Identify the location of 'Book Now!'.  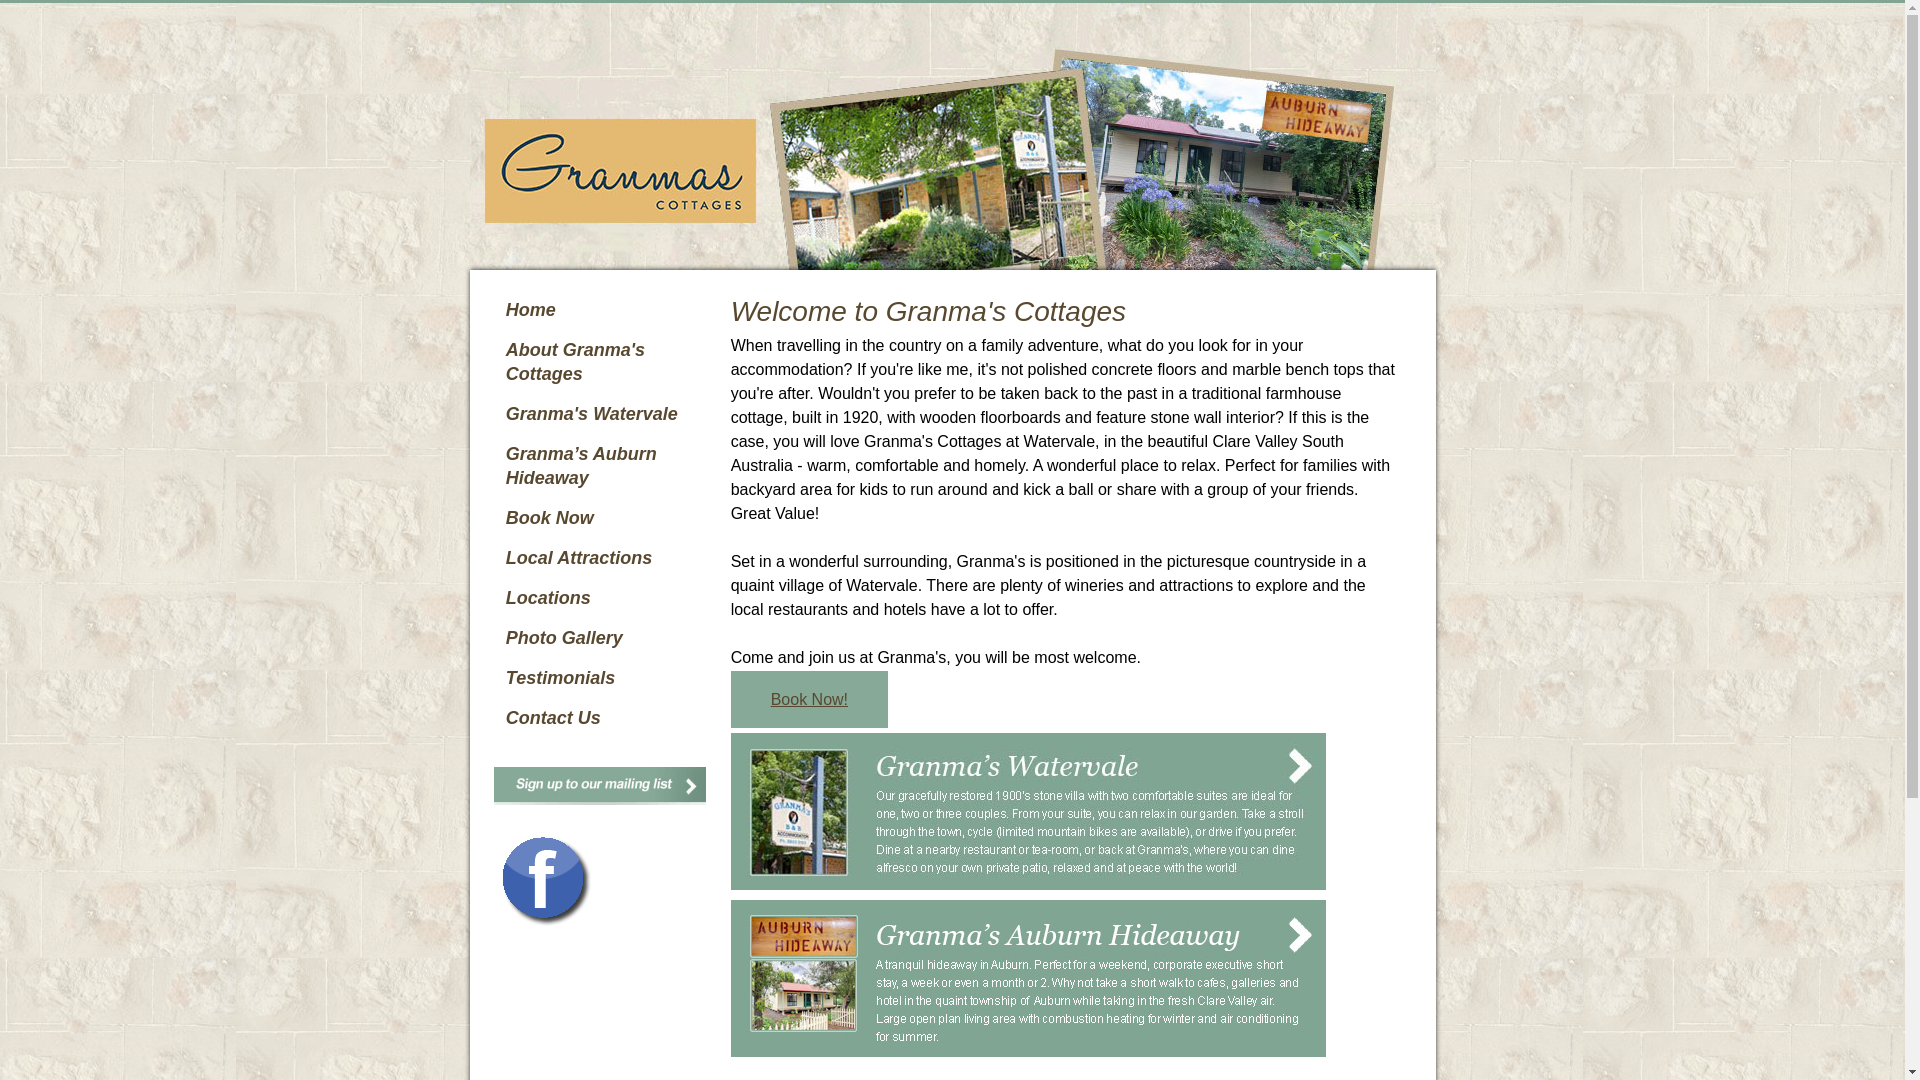
(809, 698).